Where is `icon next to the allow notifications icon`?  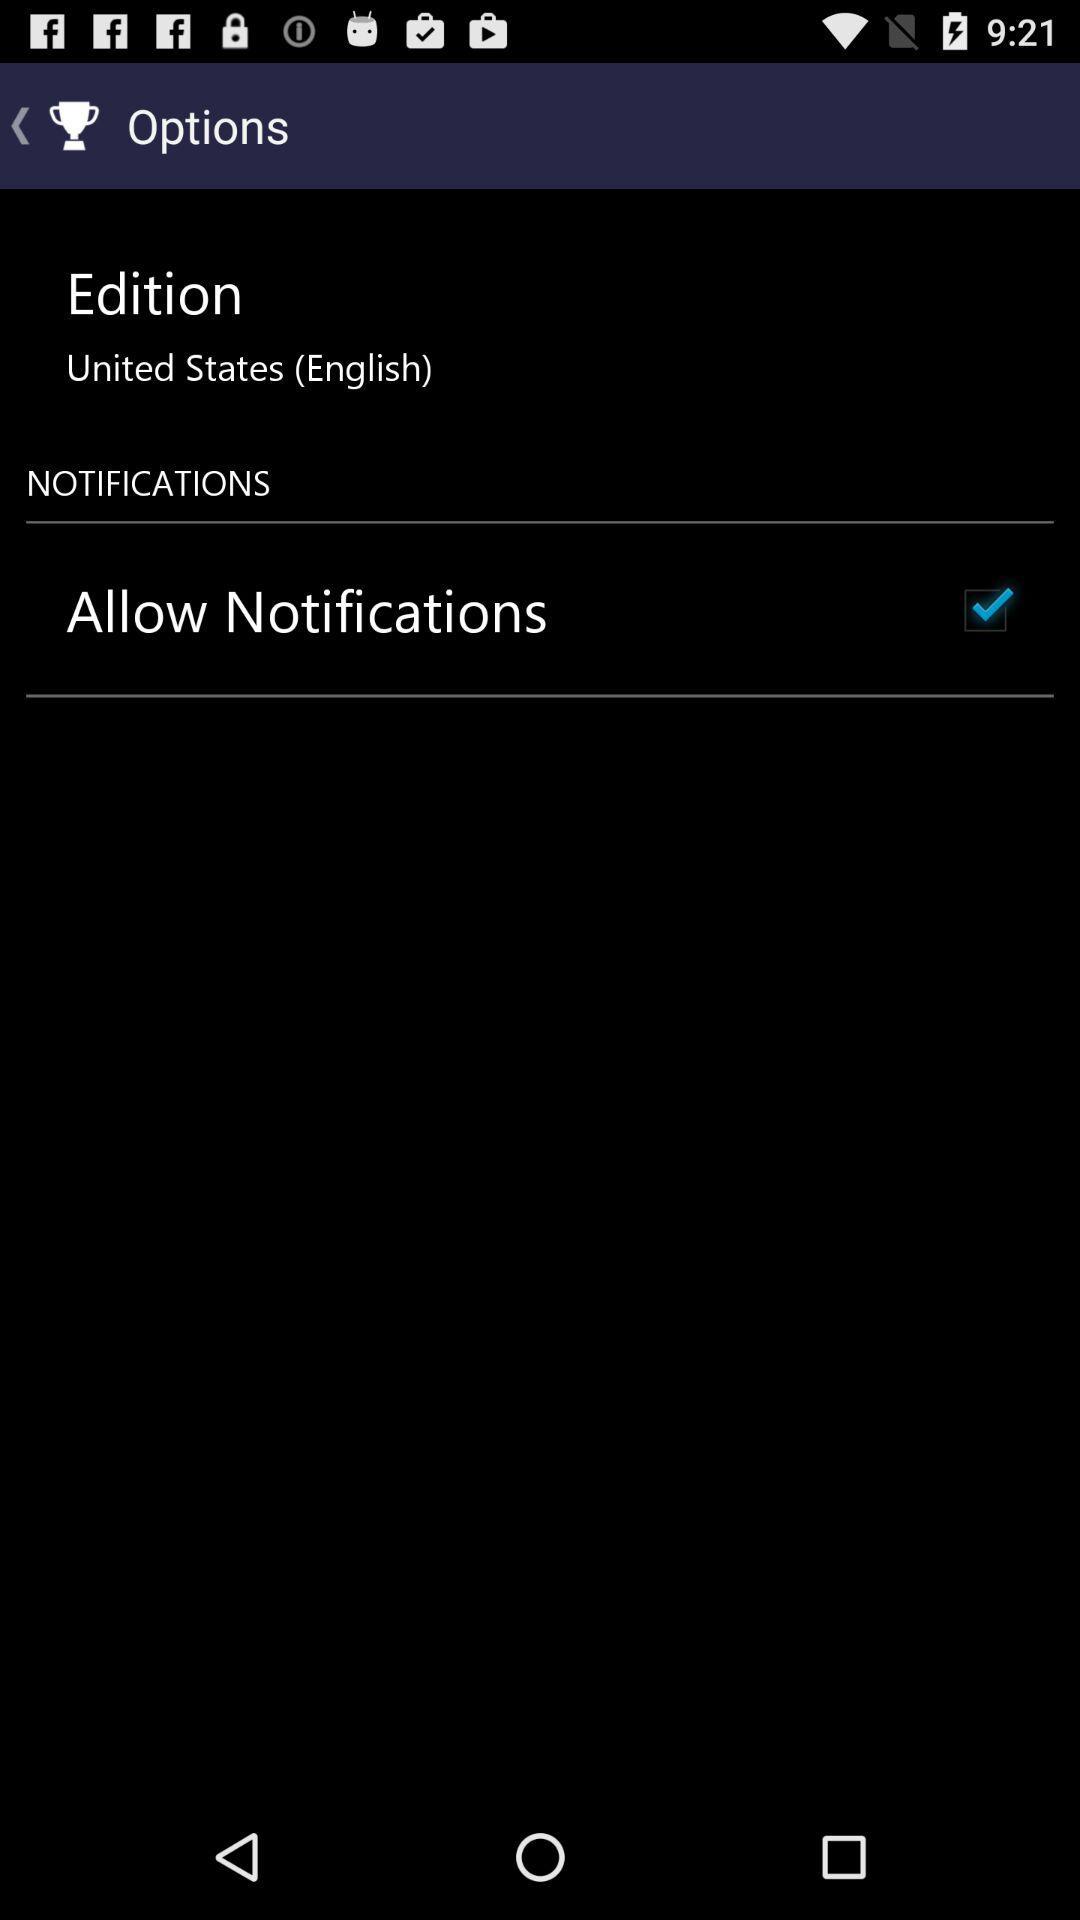
icon next to the allow notifications icon is located at coordinates (984, 609).